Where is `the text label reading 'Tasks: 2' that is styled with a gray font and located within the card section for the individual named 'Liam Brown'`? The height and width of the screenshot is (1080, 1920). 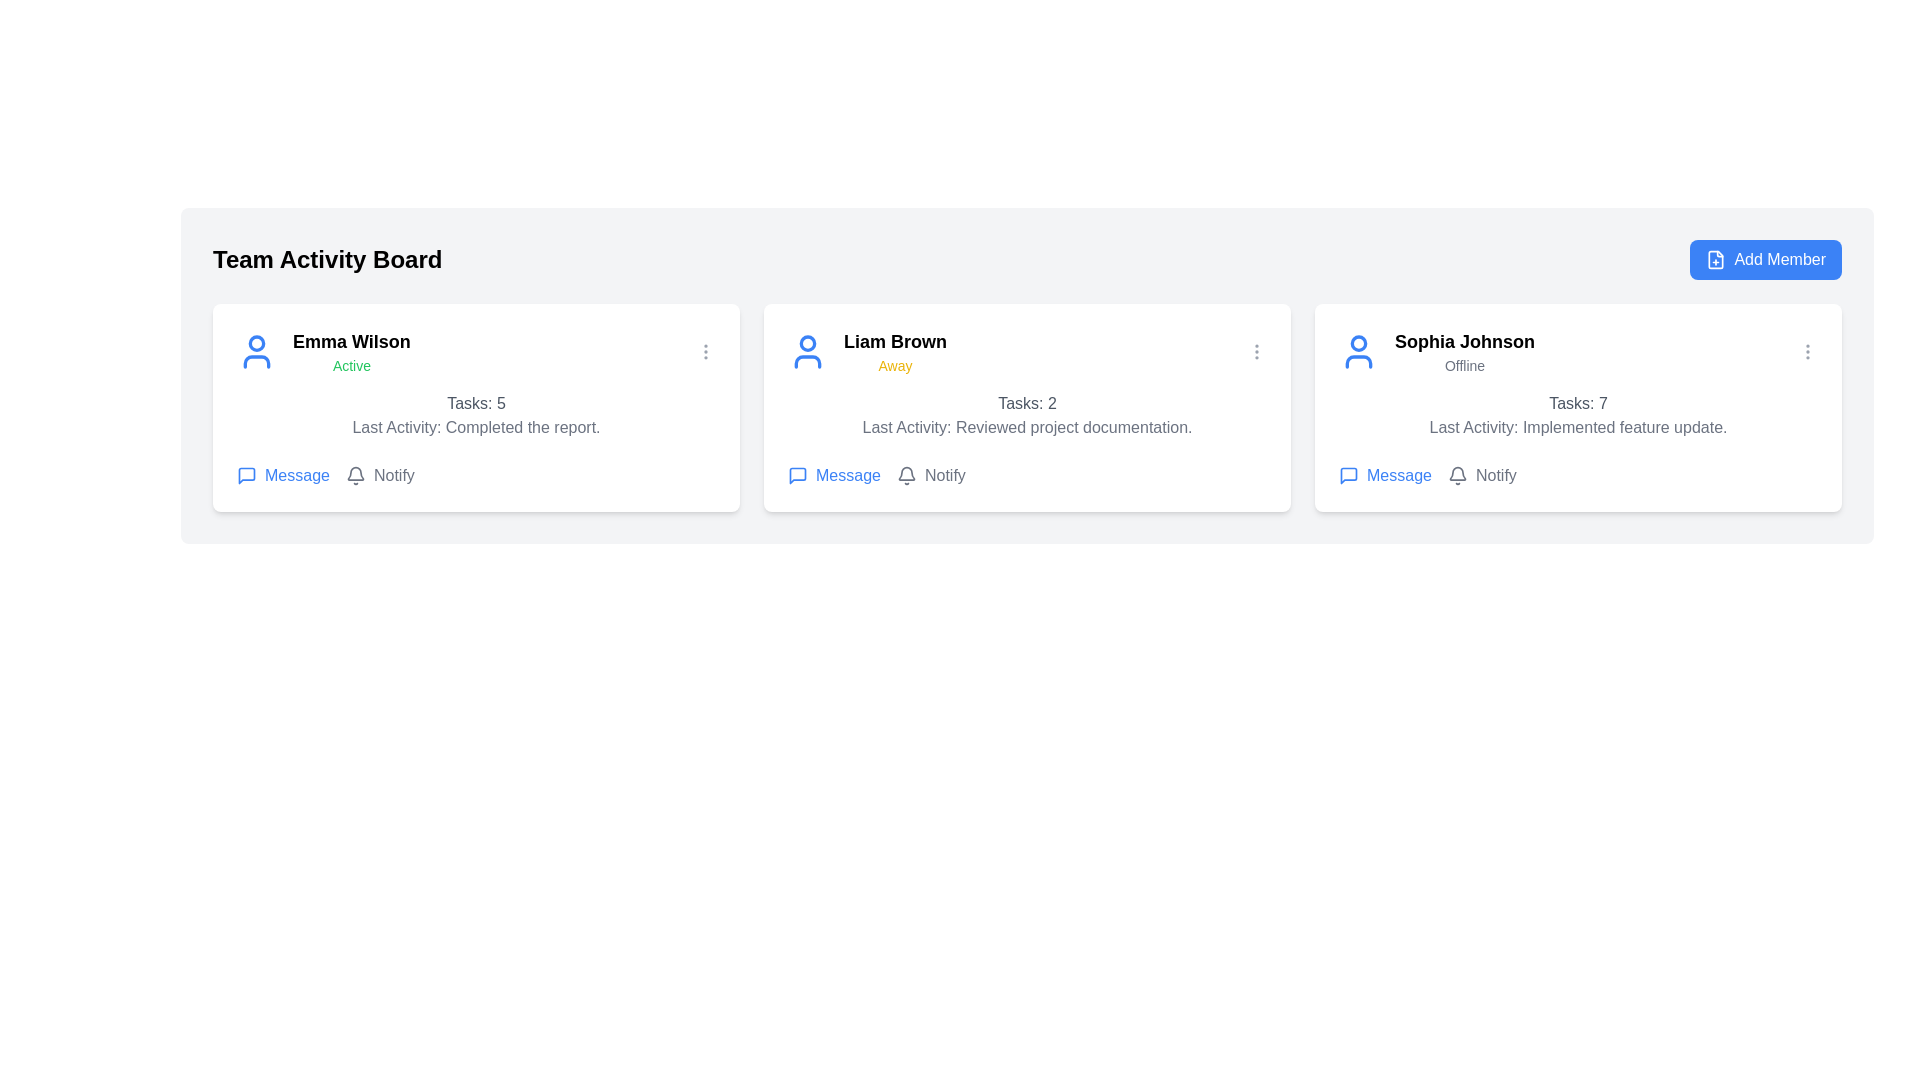
the text label reading 'Tasks: 2' that is styled with a gray font and located within the card section for the individual named 'Liam Brown' is located at coordinates (1027, 404).